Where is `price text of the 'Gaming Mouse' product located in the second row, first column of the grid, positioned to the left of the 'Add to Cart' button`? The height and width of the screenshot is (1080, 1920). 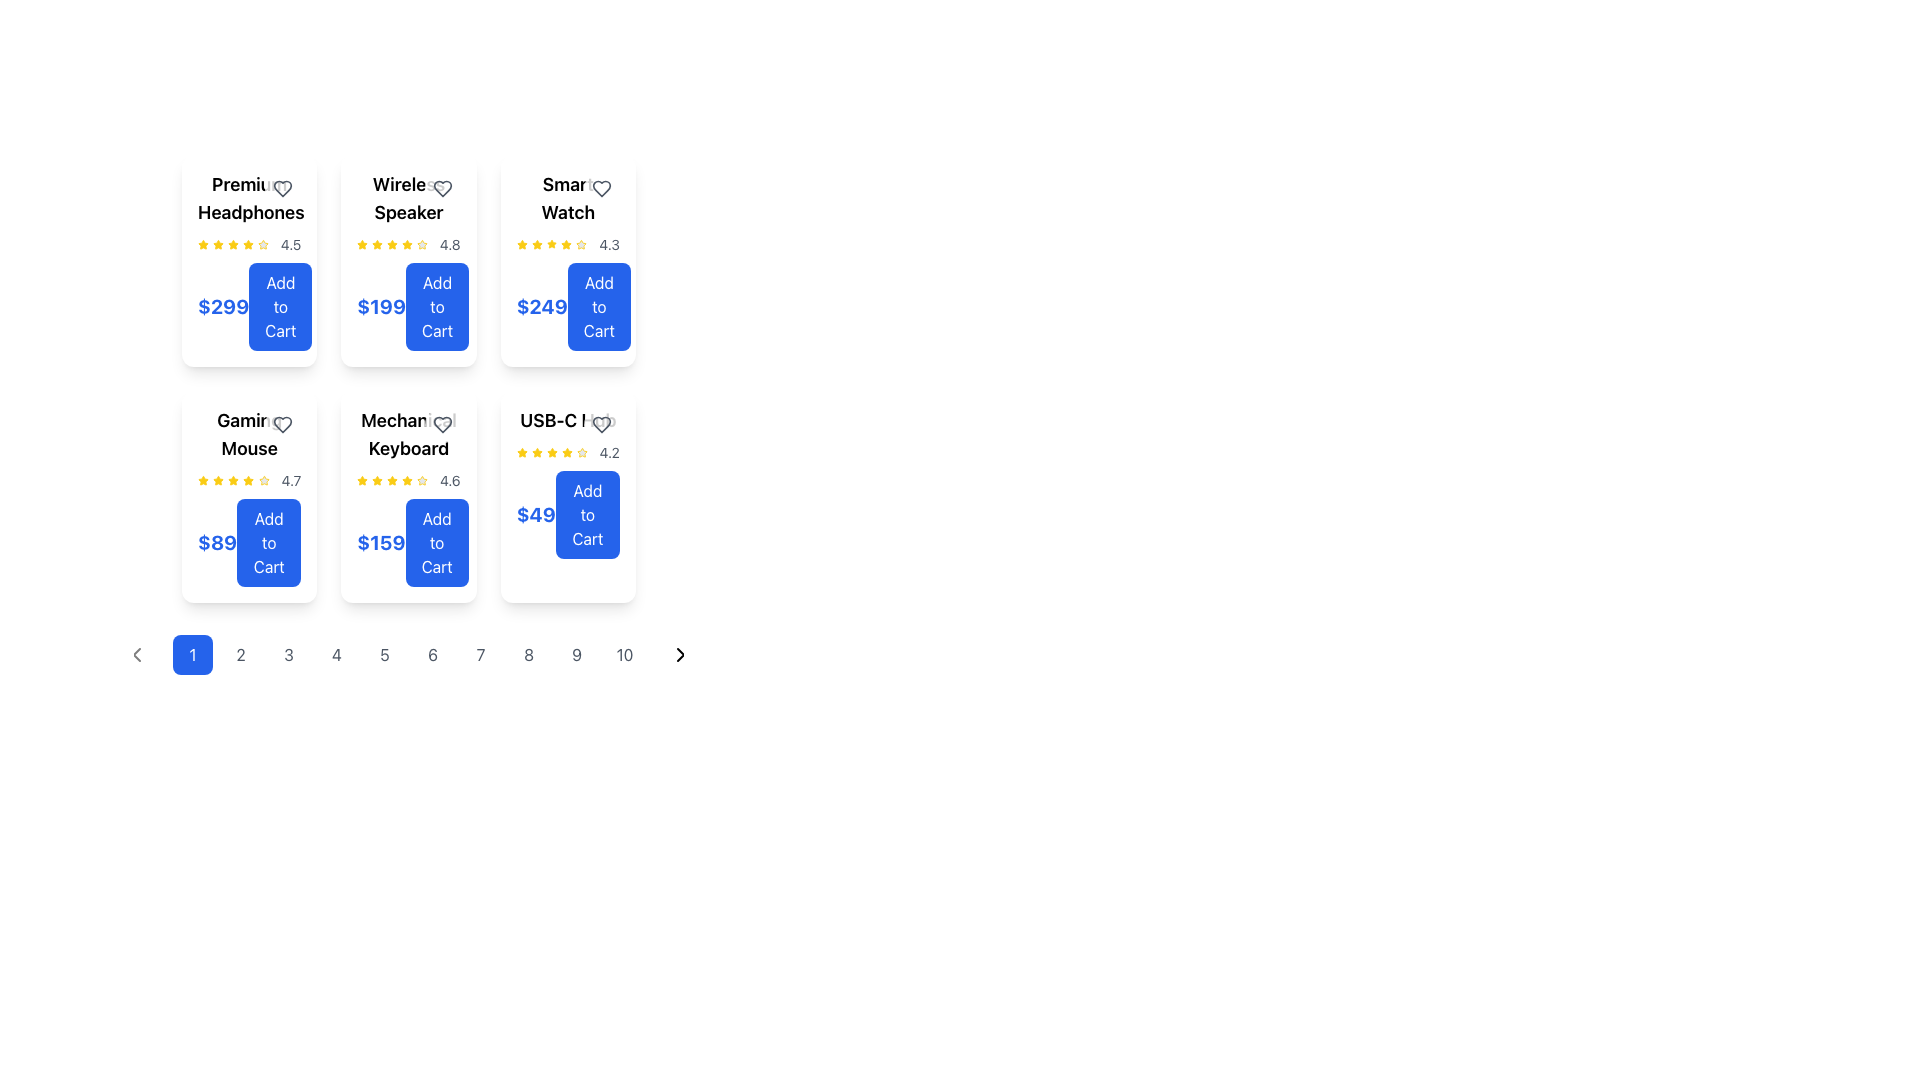
price text of the 'Gaming Mouse' product located in the second row, first column of the grid, positioned to the left of the 'Add to Cart' button is located at coordinates (217, 543).